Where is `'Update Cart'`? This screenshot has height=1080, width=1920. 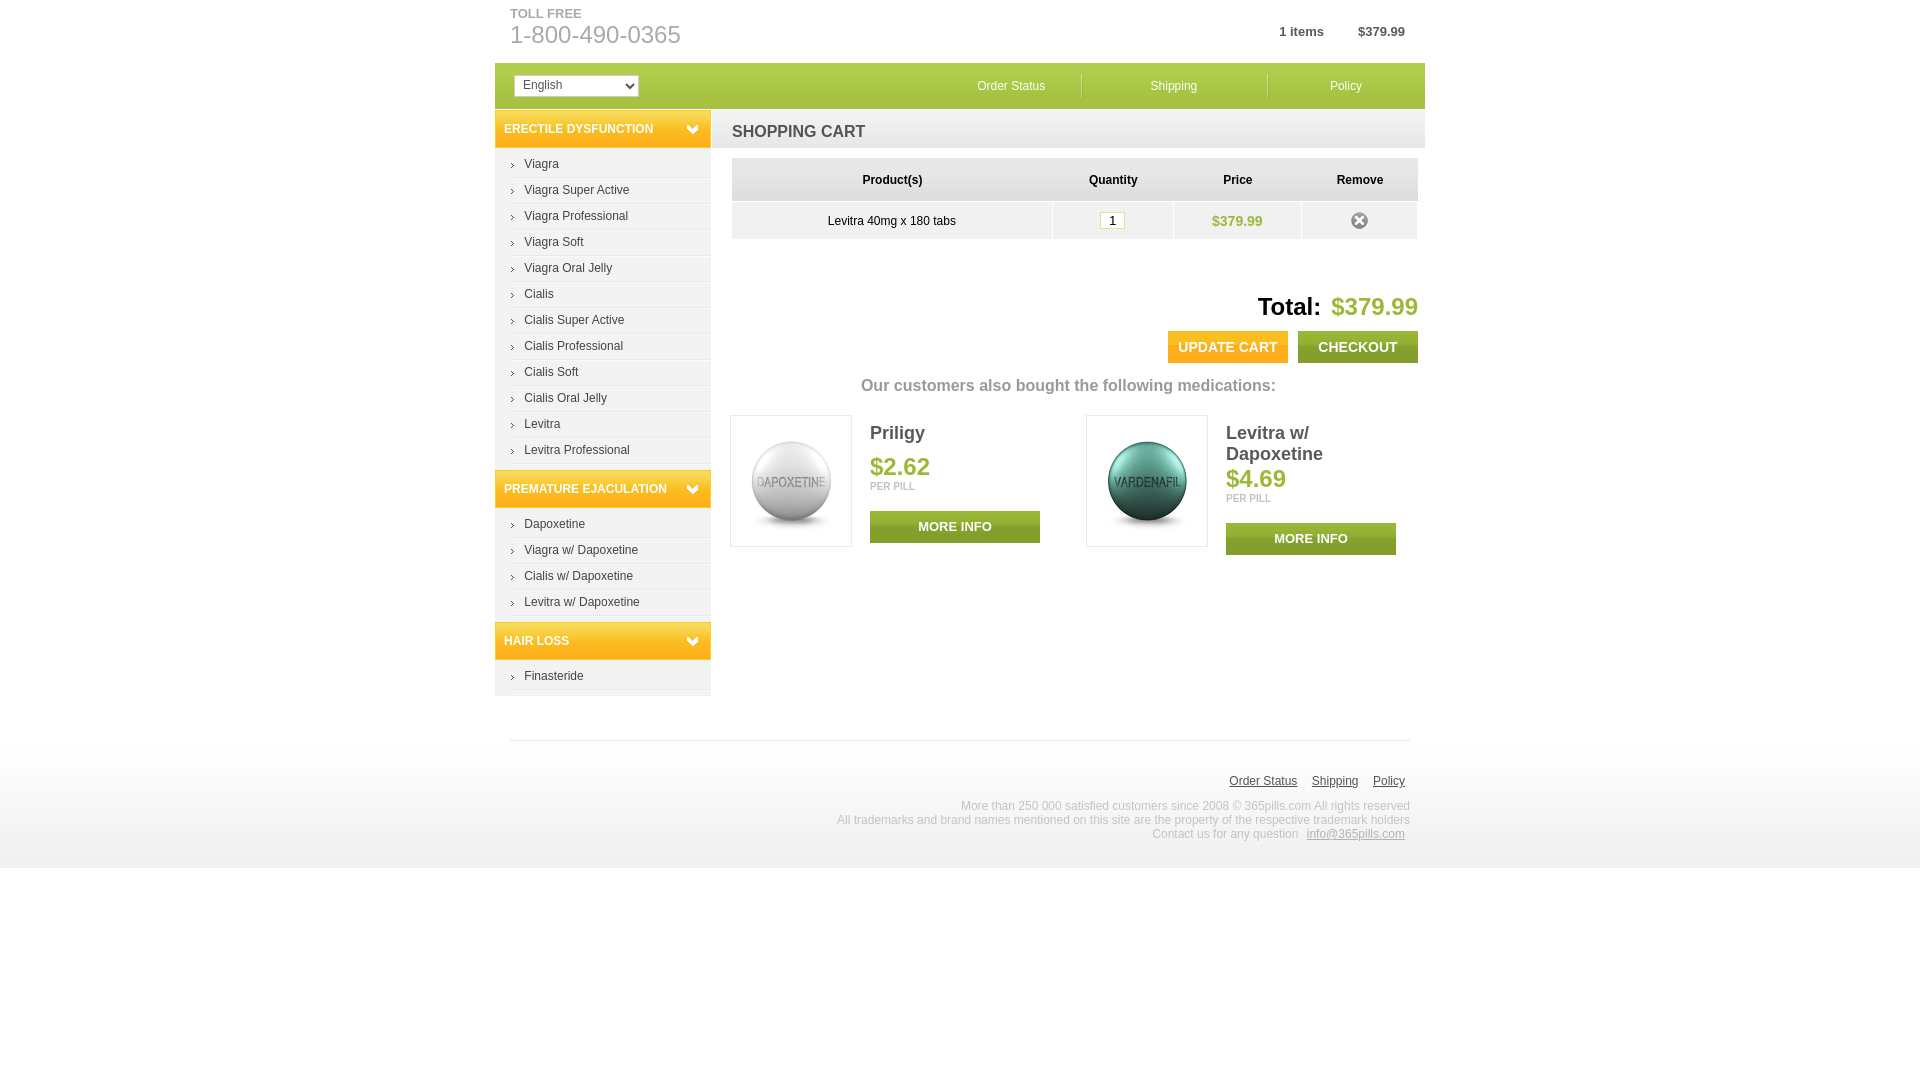 'Update Cart' is located at coordinates (1167, 346).